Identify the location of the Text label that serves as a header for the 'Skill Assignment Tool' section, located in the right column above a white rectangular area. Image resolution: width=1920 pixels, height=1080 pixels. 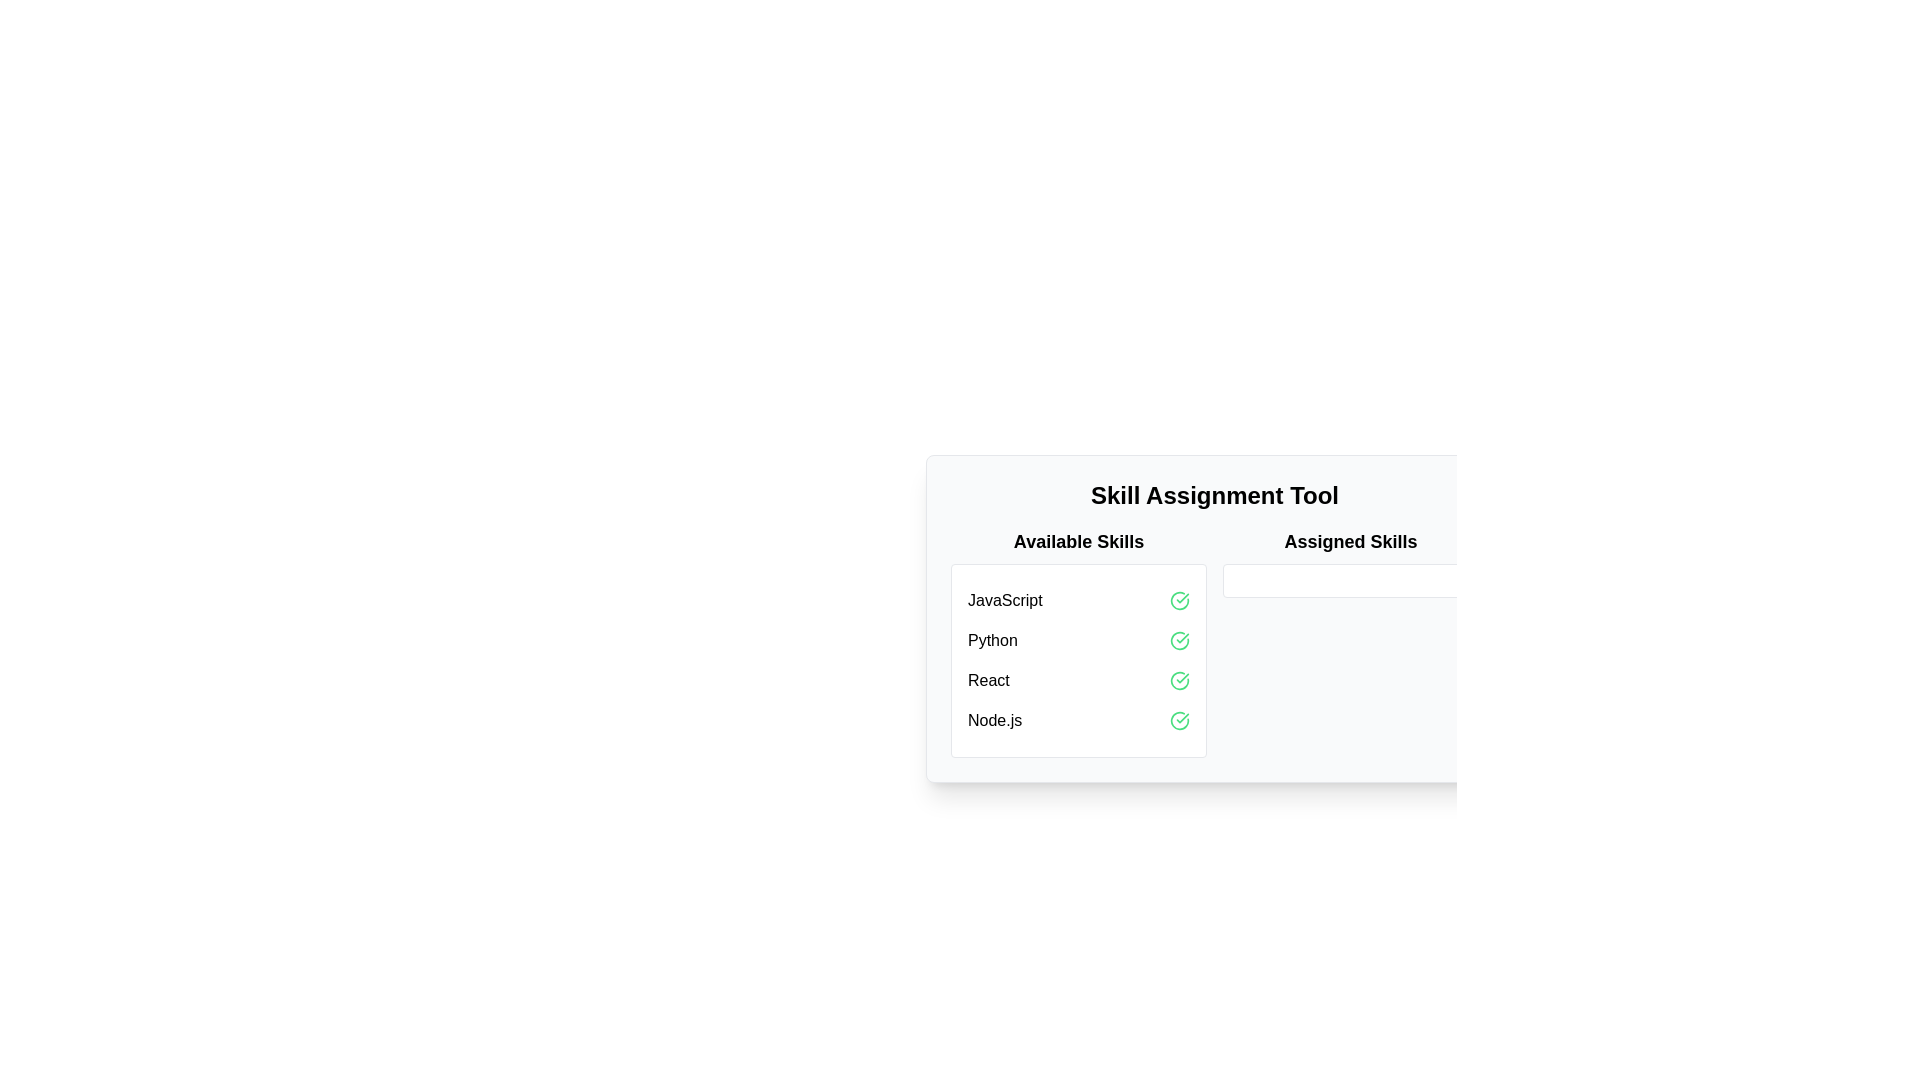
(1350, 542).